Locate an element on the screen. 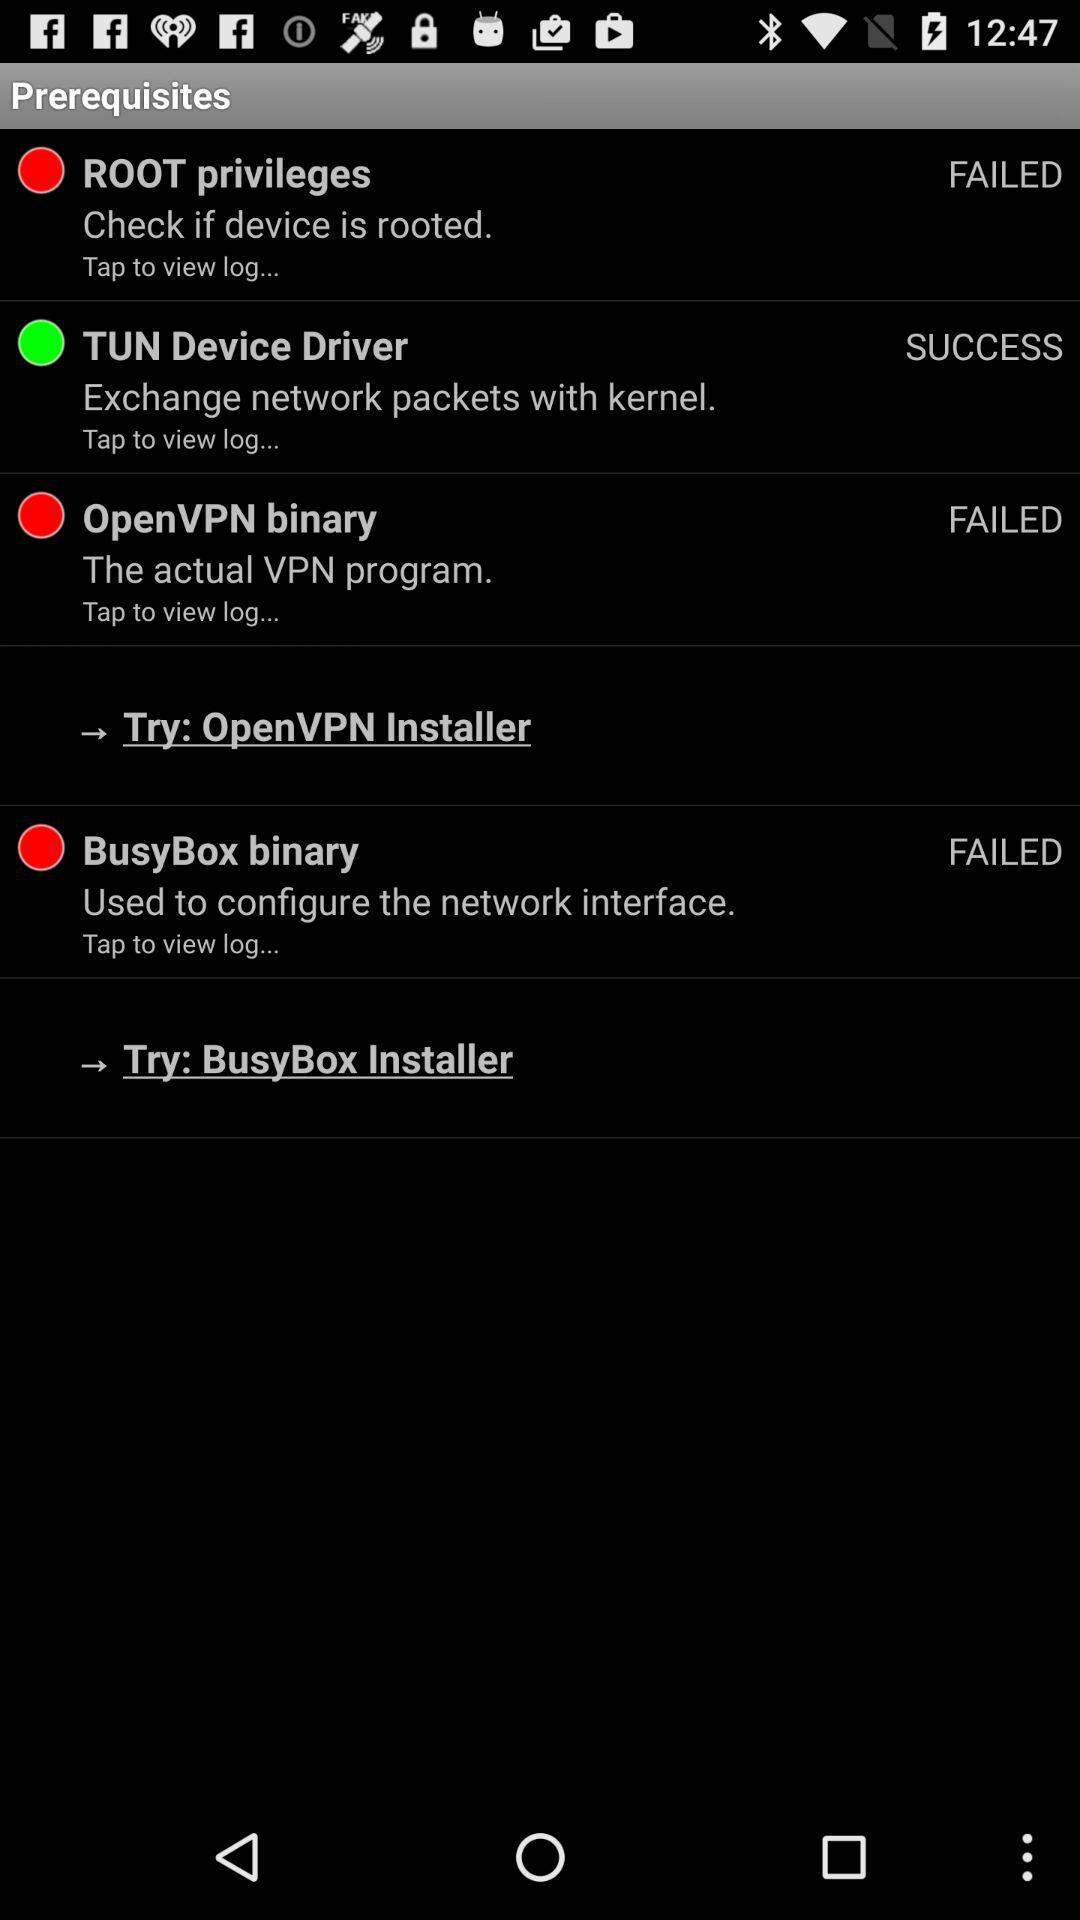 The height and width of the screenshot is (1920, 1080). the icon above the tap to view is located at coordinates (573, 223).